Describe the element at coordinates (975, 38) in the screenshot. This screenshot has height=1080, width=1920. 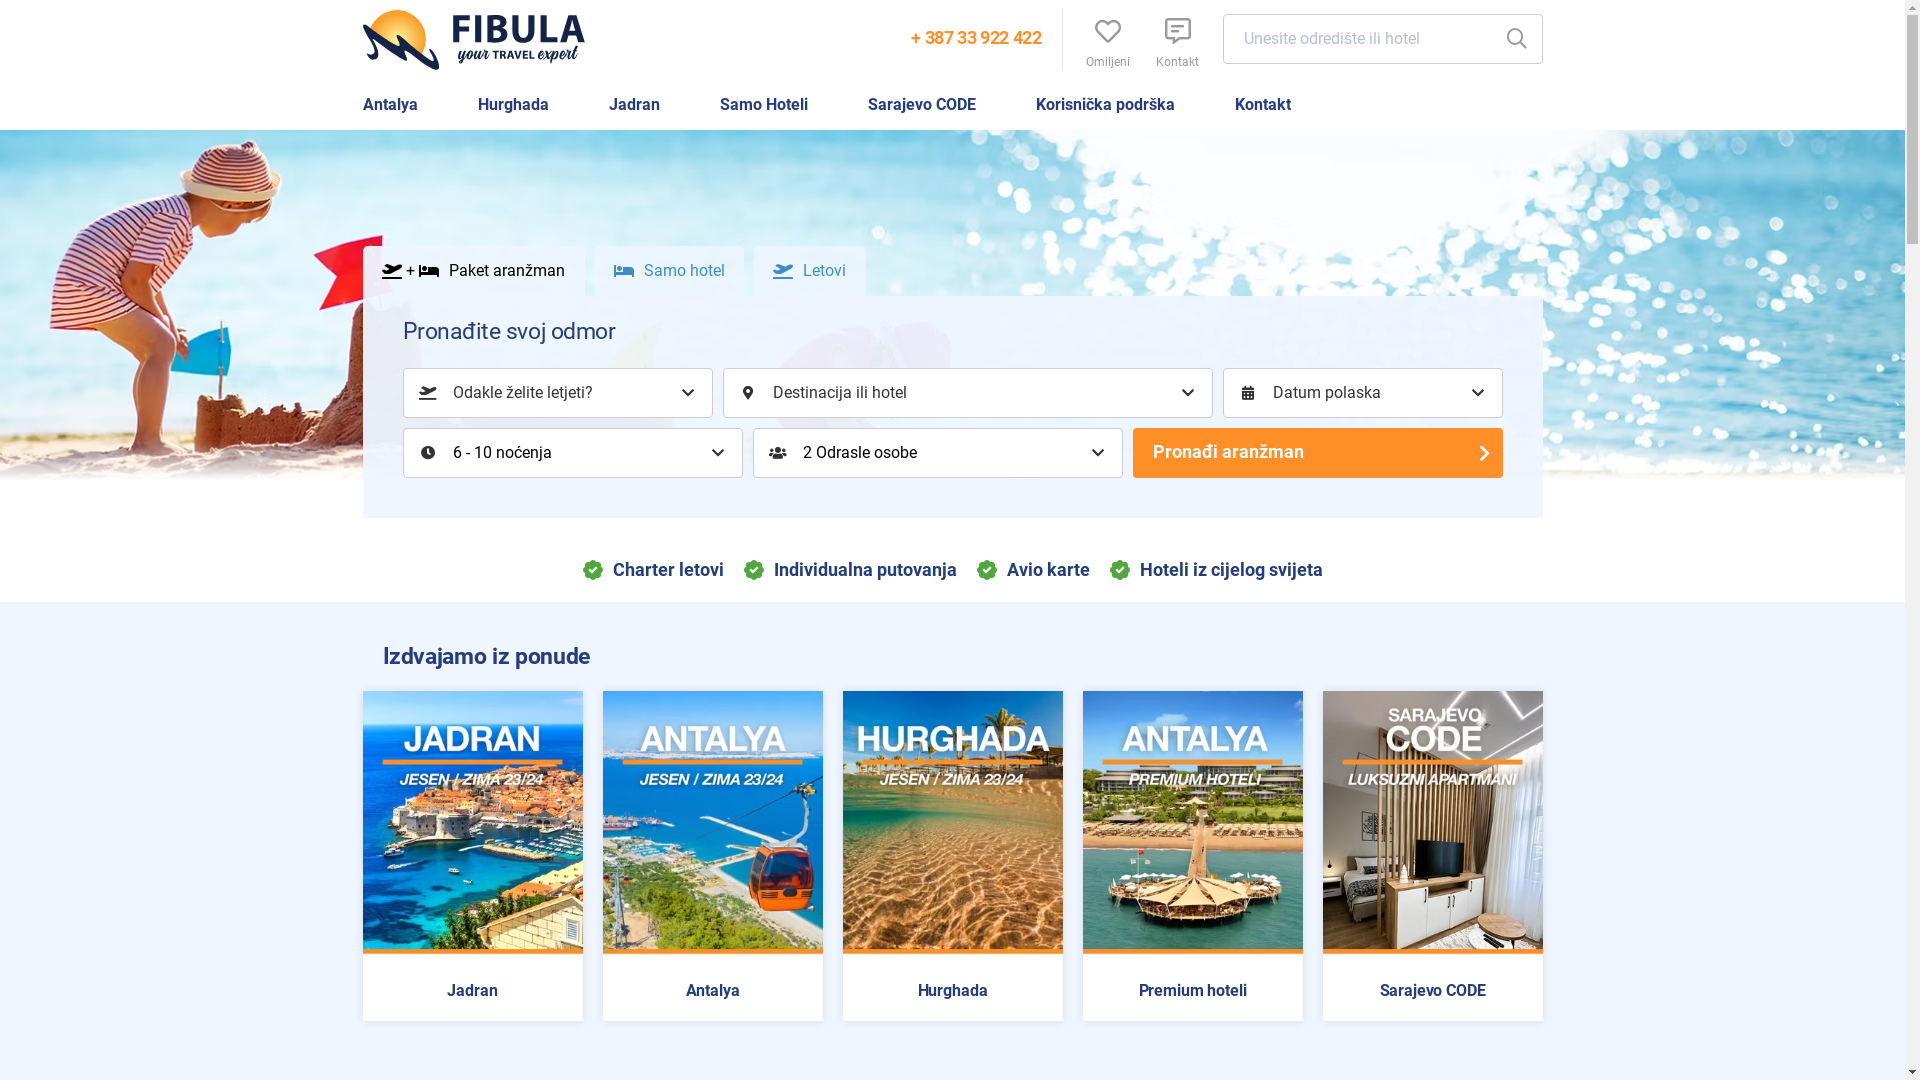
I see `'+ 387 33 922 422'` at that location.